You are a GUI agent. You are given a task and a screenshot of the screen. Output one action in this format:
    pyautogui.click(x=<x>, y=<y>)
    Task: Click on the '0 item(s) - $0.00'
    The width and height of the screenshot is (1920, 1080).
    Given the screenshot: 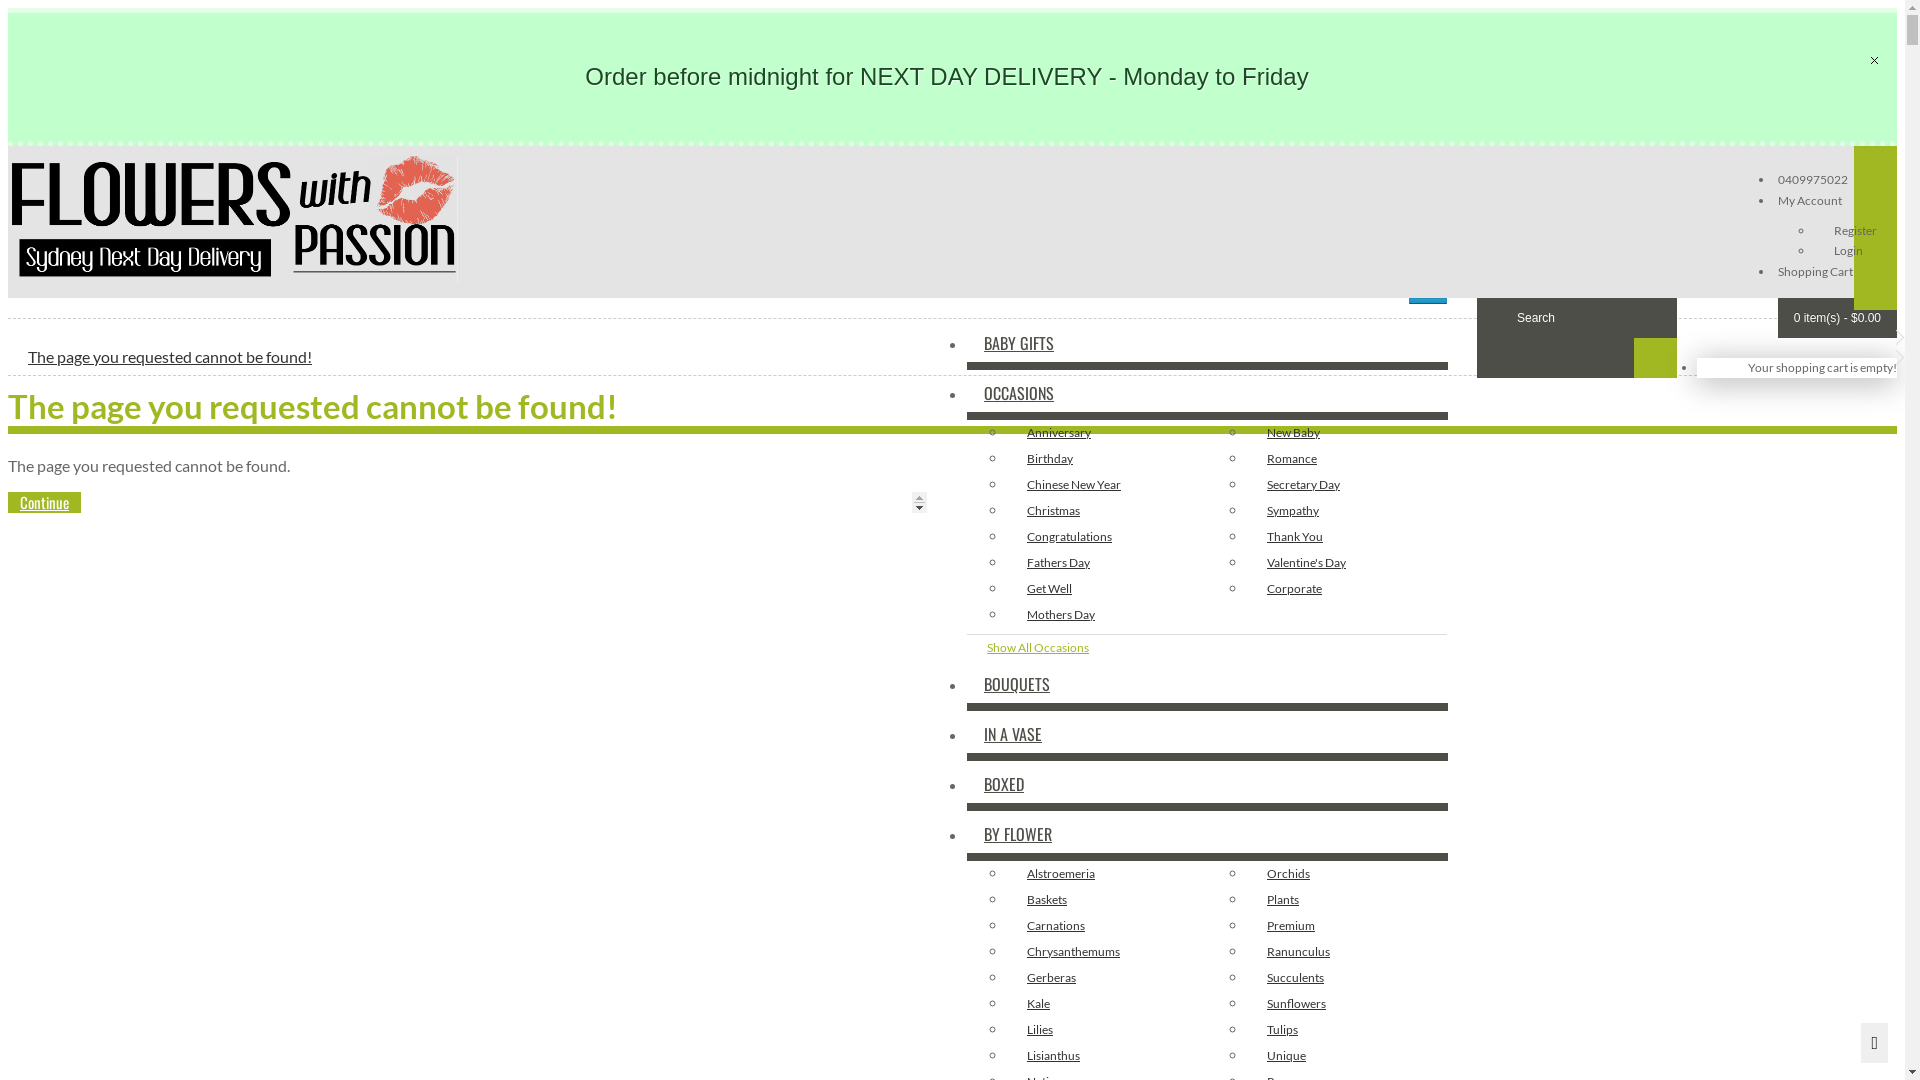 What is the action you would take?
    pyautogui.click(x=1837, y=316)
    